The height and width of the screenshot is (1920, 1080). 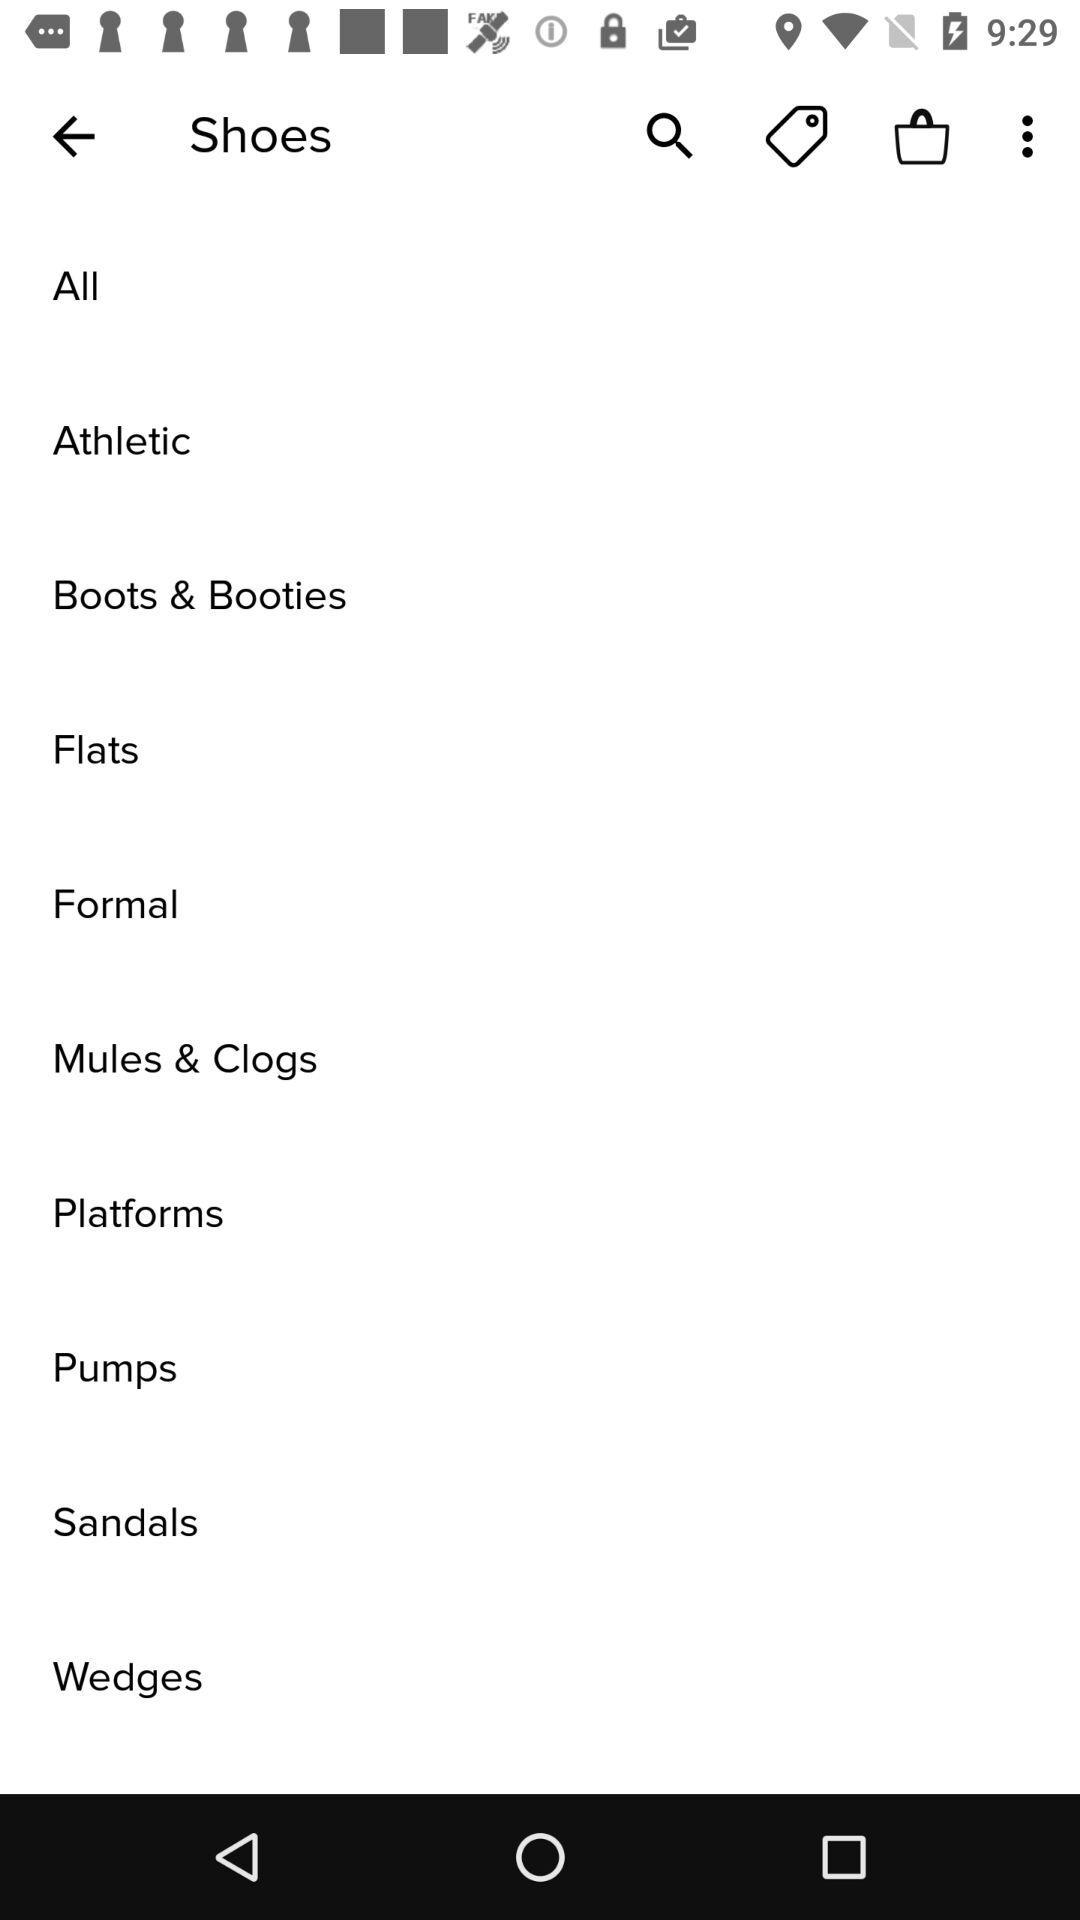 What do you see at coordinates (540, 286) in the screenshot?
I see `all` at bounding box center [540, 286].